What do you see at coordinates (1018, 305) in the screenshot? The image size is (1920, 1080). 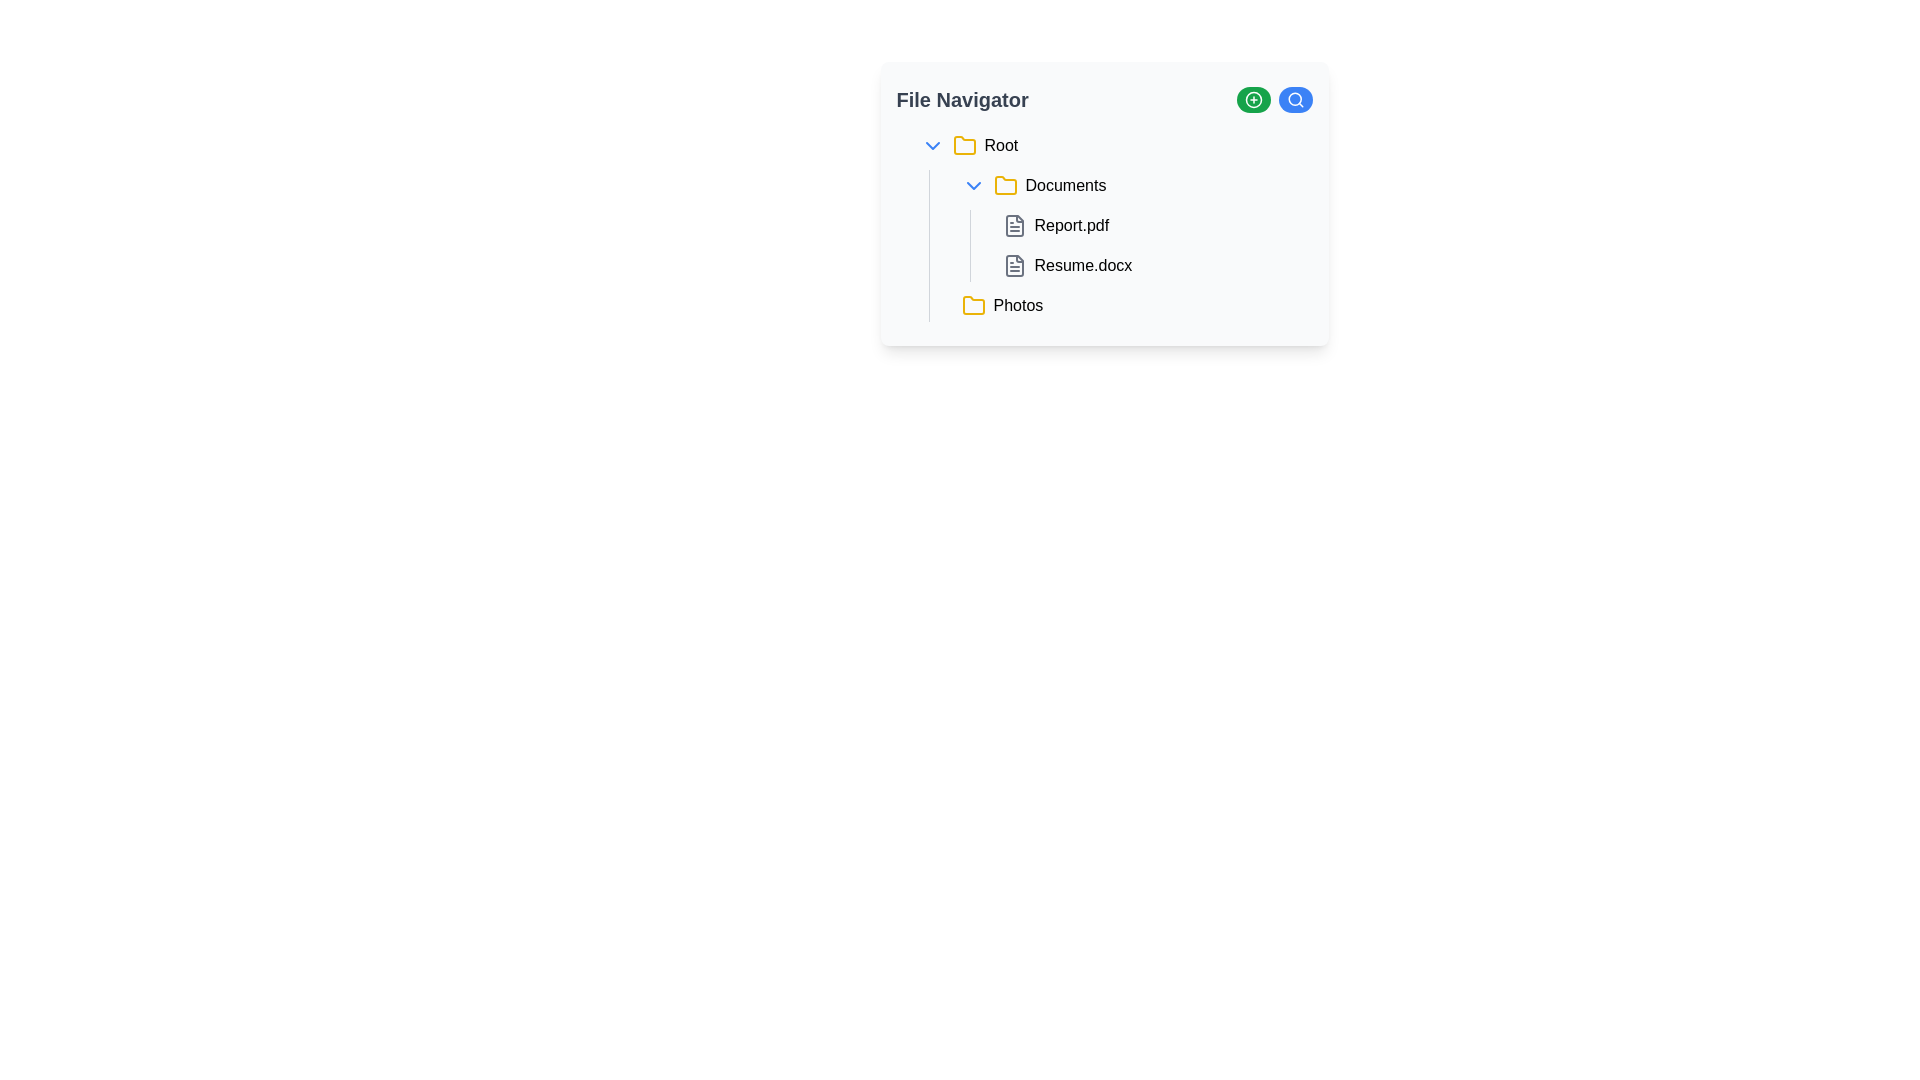 I see `the 'Photos' text label in the File Navigator` at bounding box center [1018, 305].